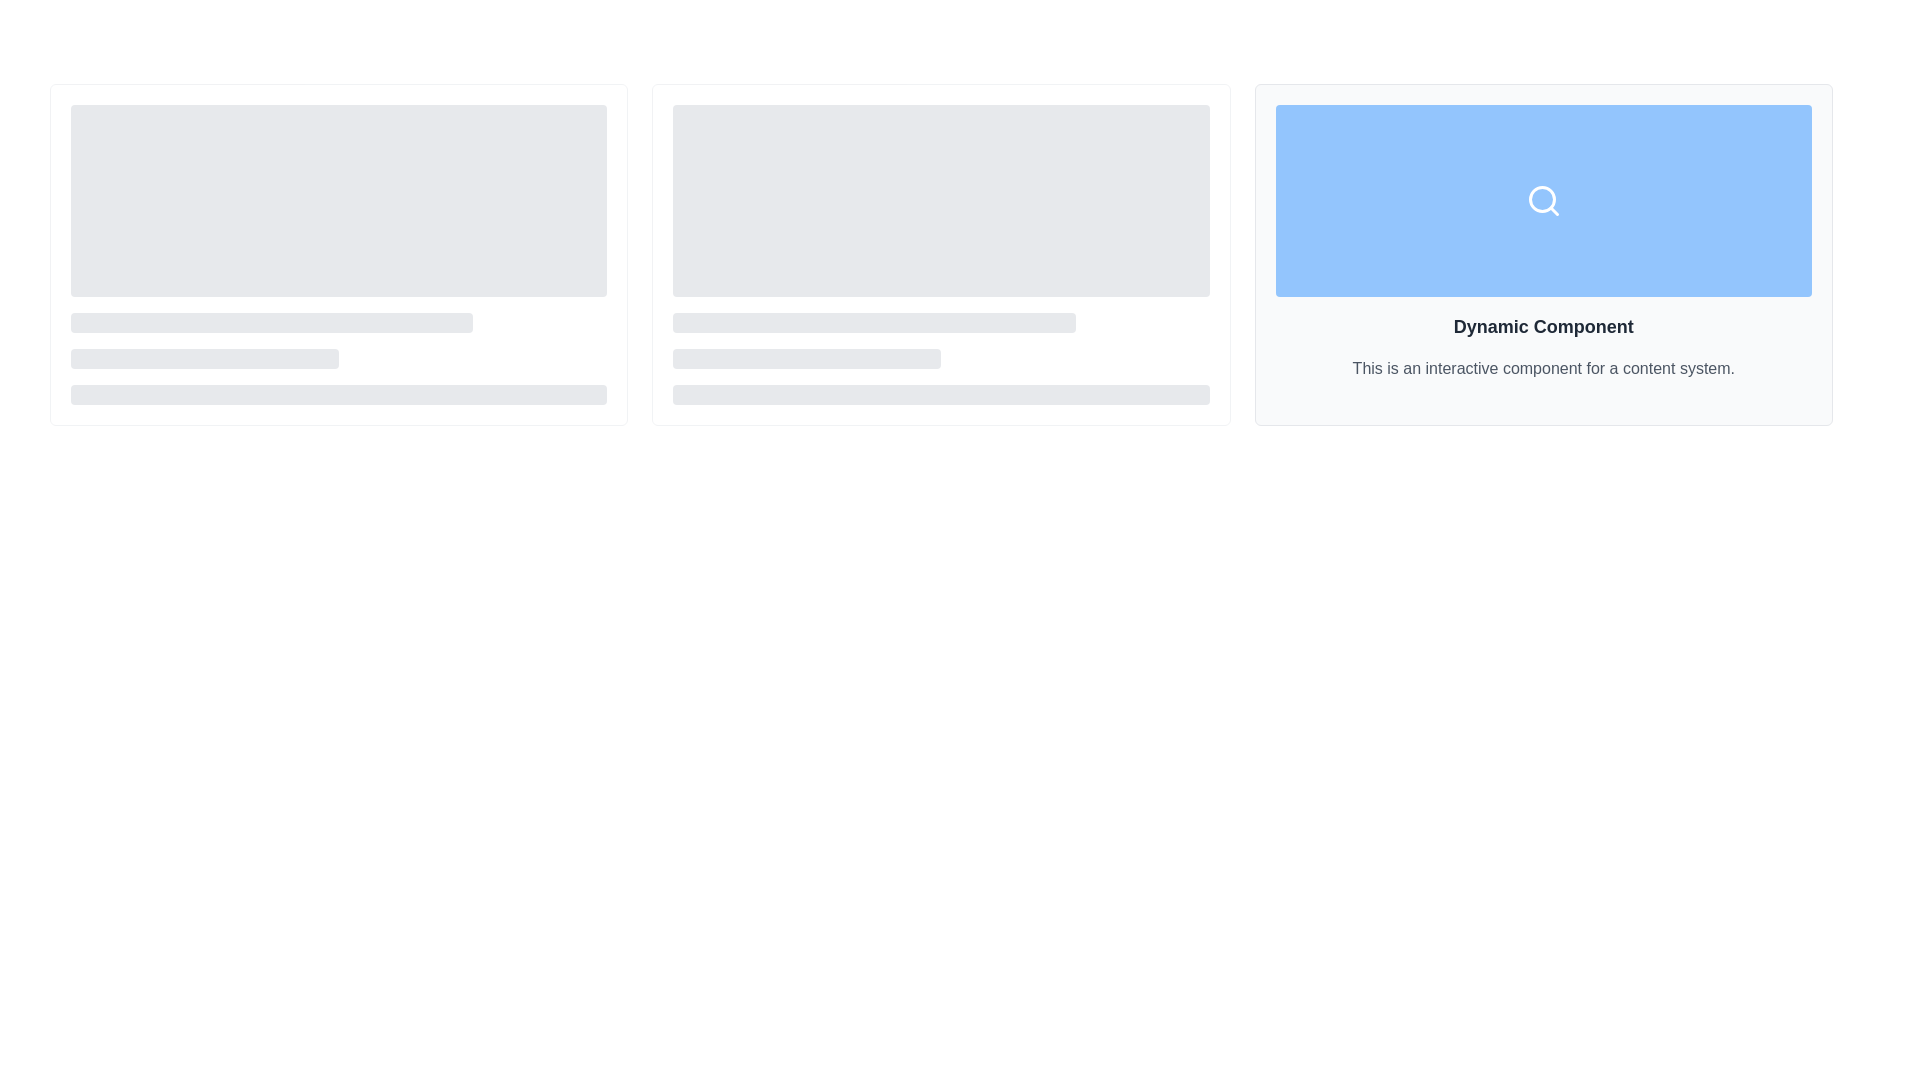 This screenshot has width=1920, height=1080. I want to click on the loading animation of the second card in a row of three, which serves as a placeholder or loading indicator for content, so click(940, 253).